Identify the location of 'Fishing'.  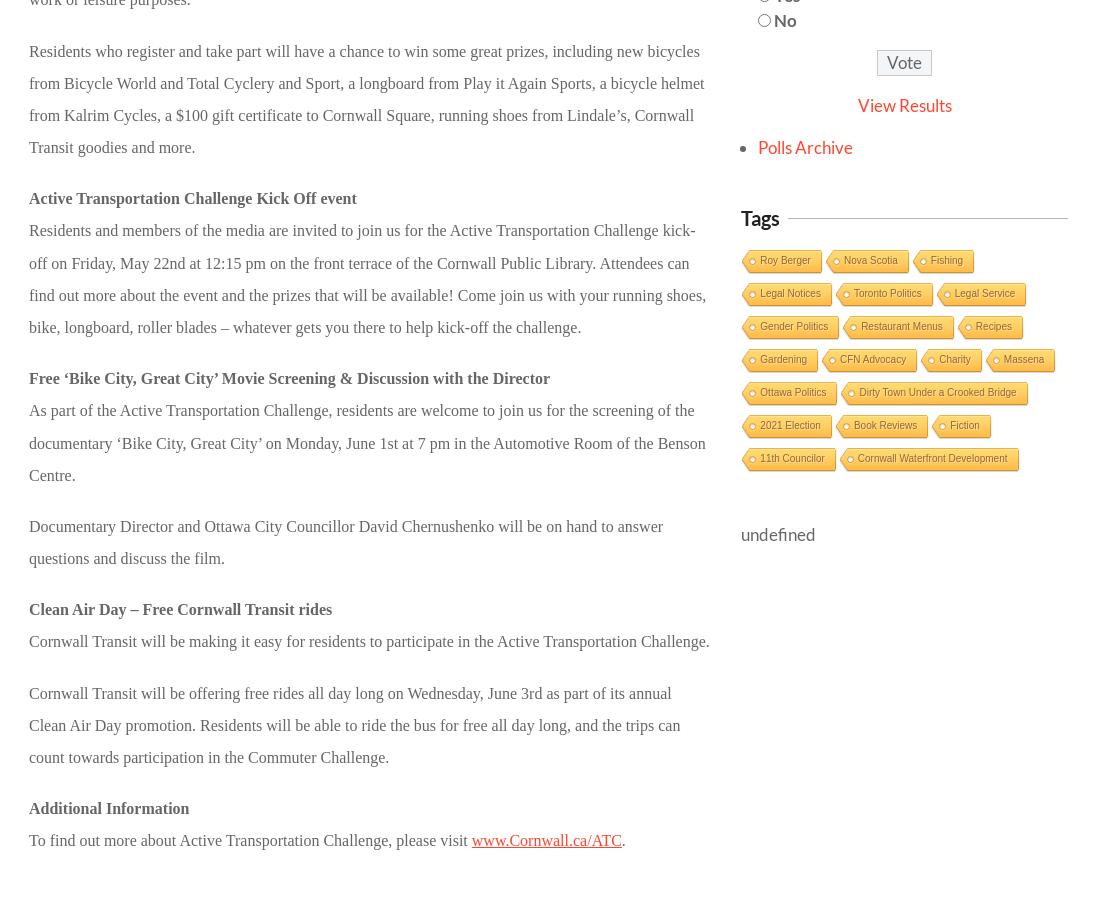
(946, 259).